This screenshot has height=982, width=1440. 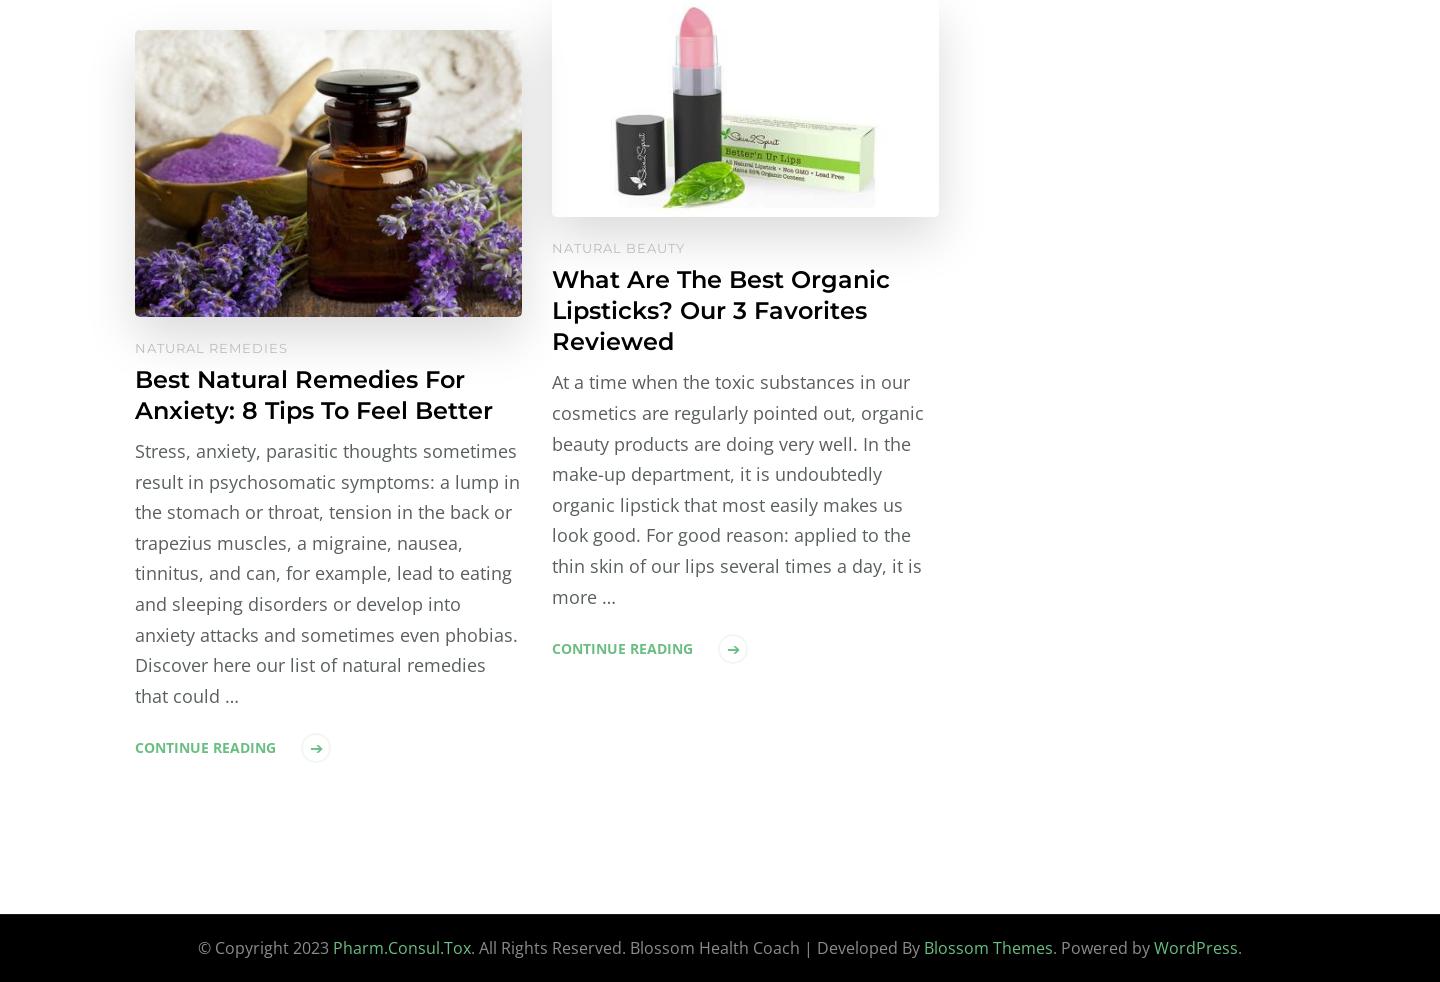 I want to click on 'Natural Beauty', so click(x=617, y=247).